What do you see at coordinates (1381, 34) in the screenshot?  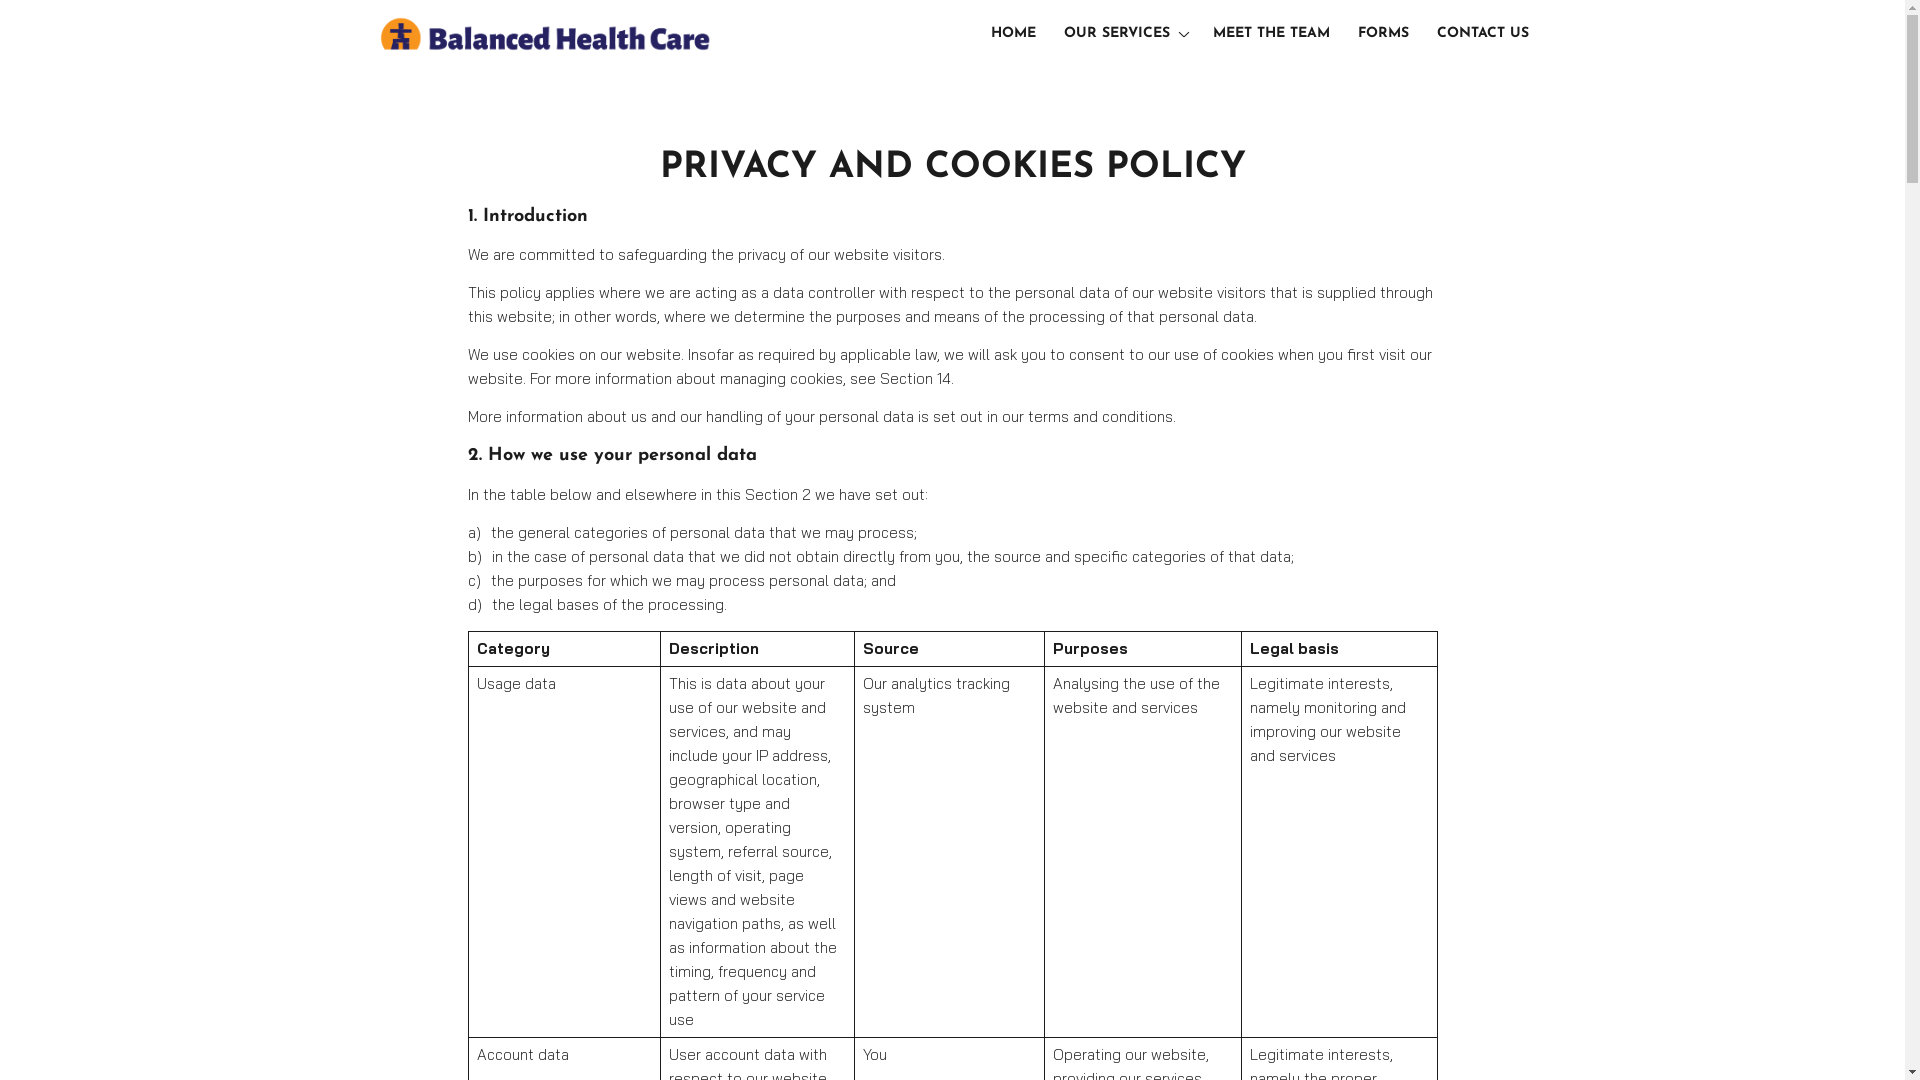 I see `'FORMS'` at bounding box center [1381, 34].